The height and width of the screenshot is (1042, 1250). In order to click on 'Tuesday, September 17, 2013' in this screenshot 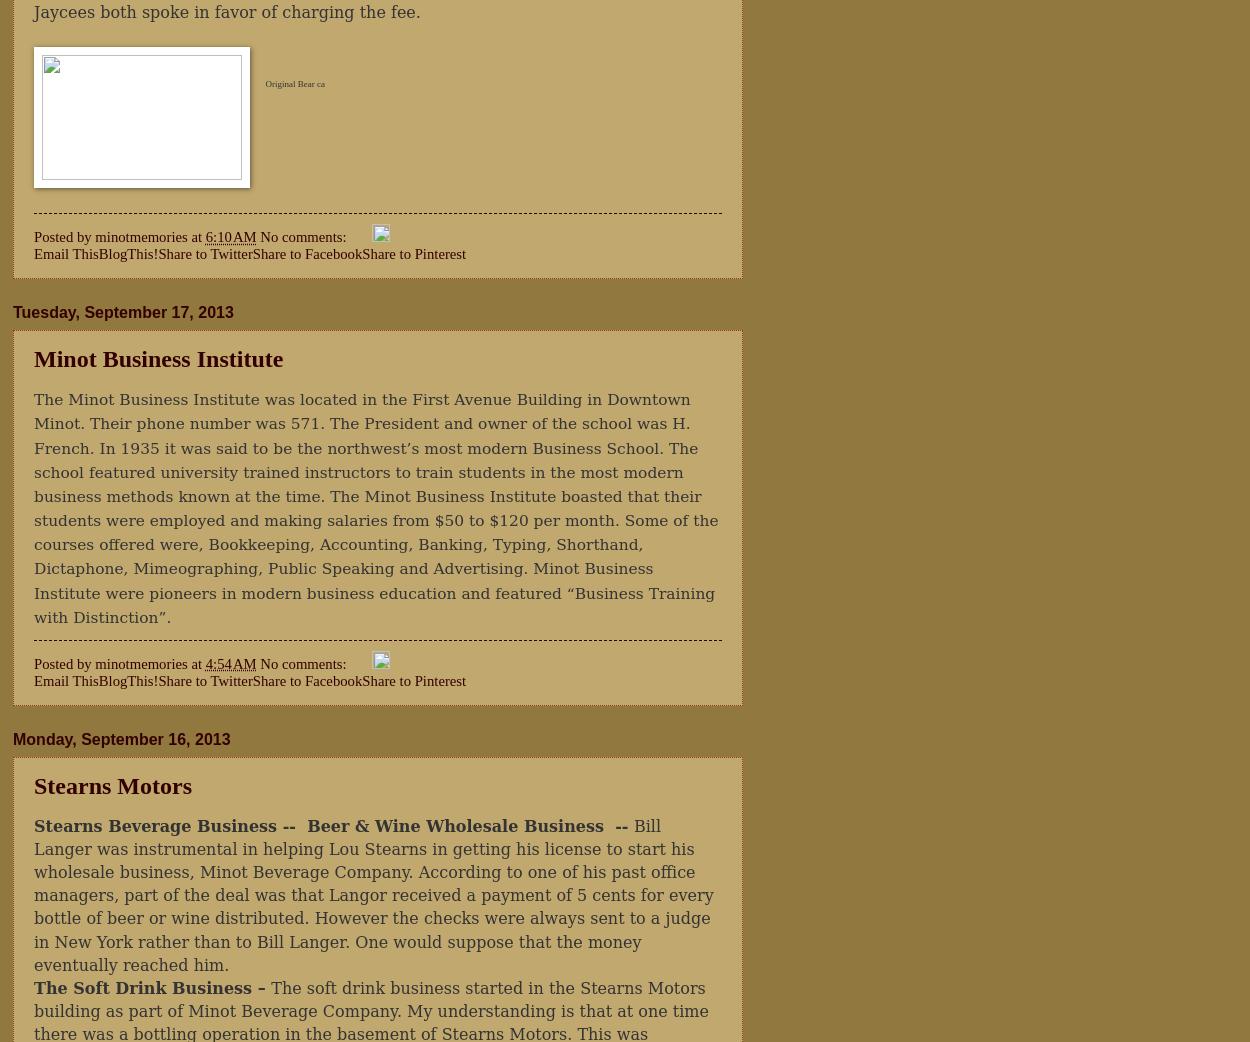, I will do `click(122, 312)`.